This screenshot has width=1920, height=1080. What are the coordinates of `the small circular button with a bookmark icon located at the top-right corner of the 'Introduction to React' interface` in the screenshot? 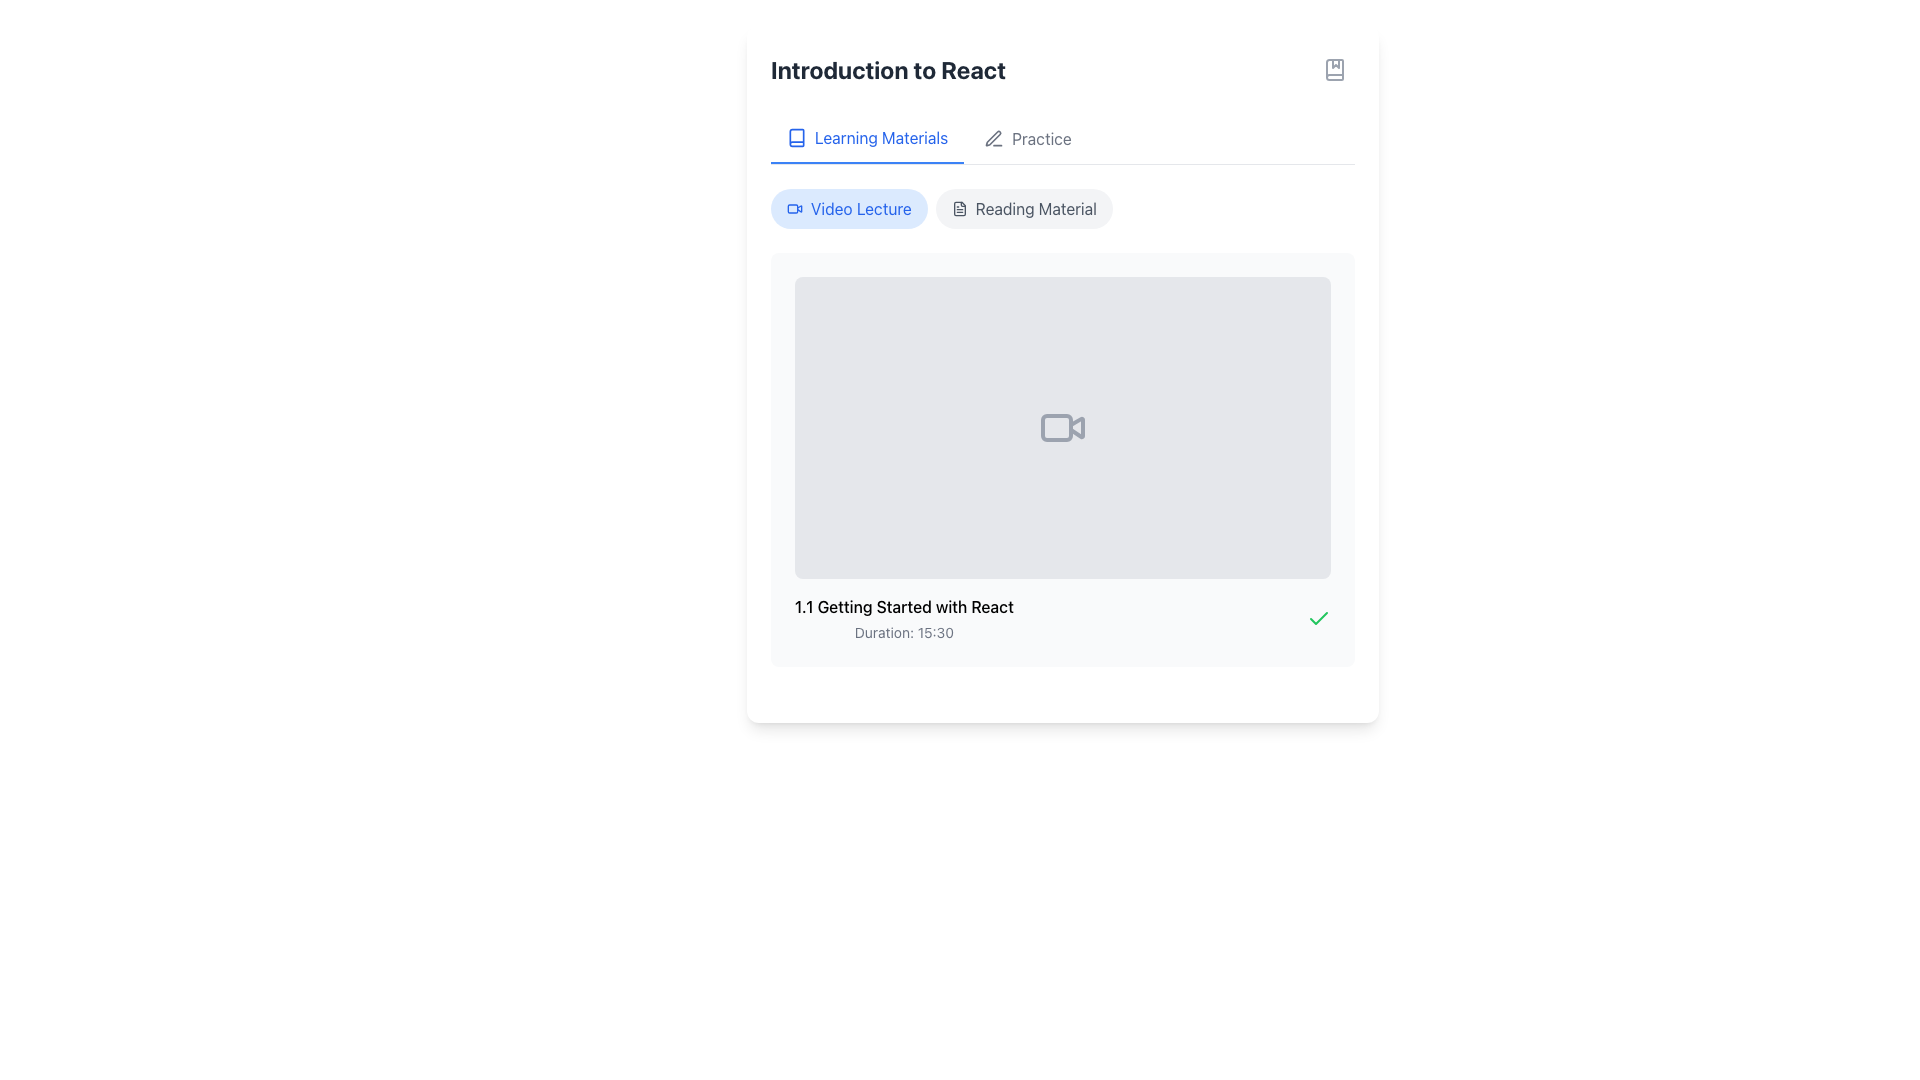 It's located at (1334, 68).